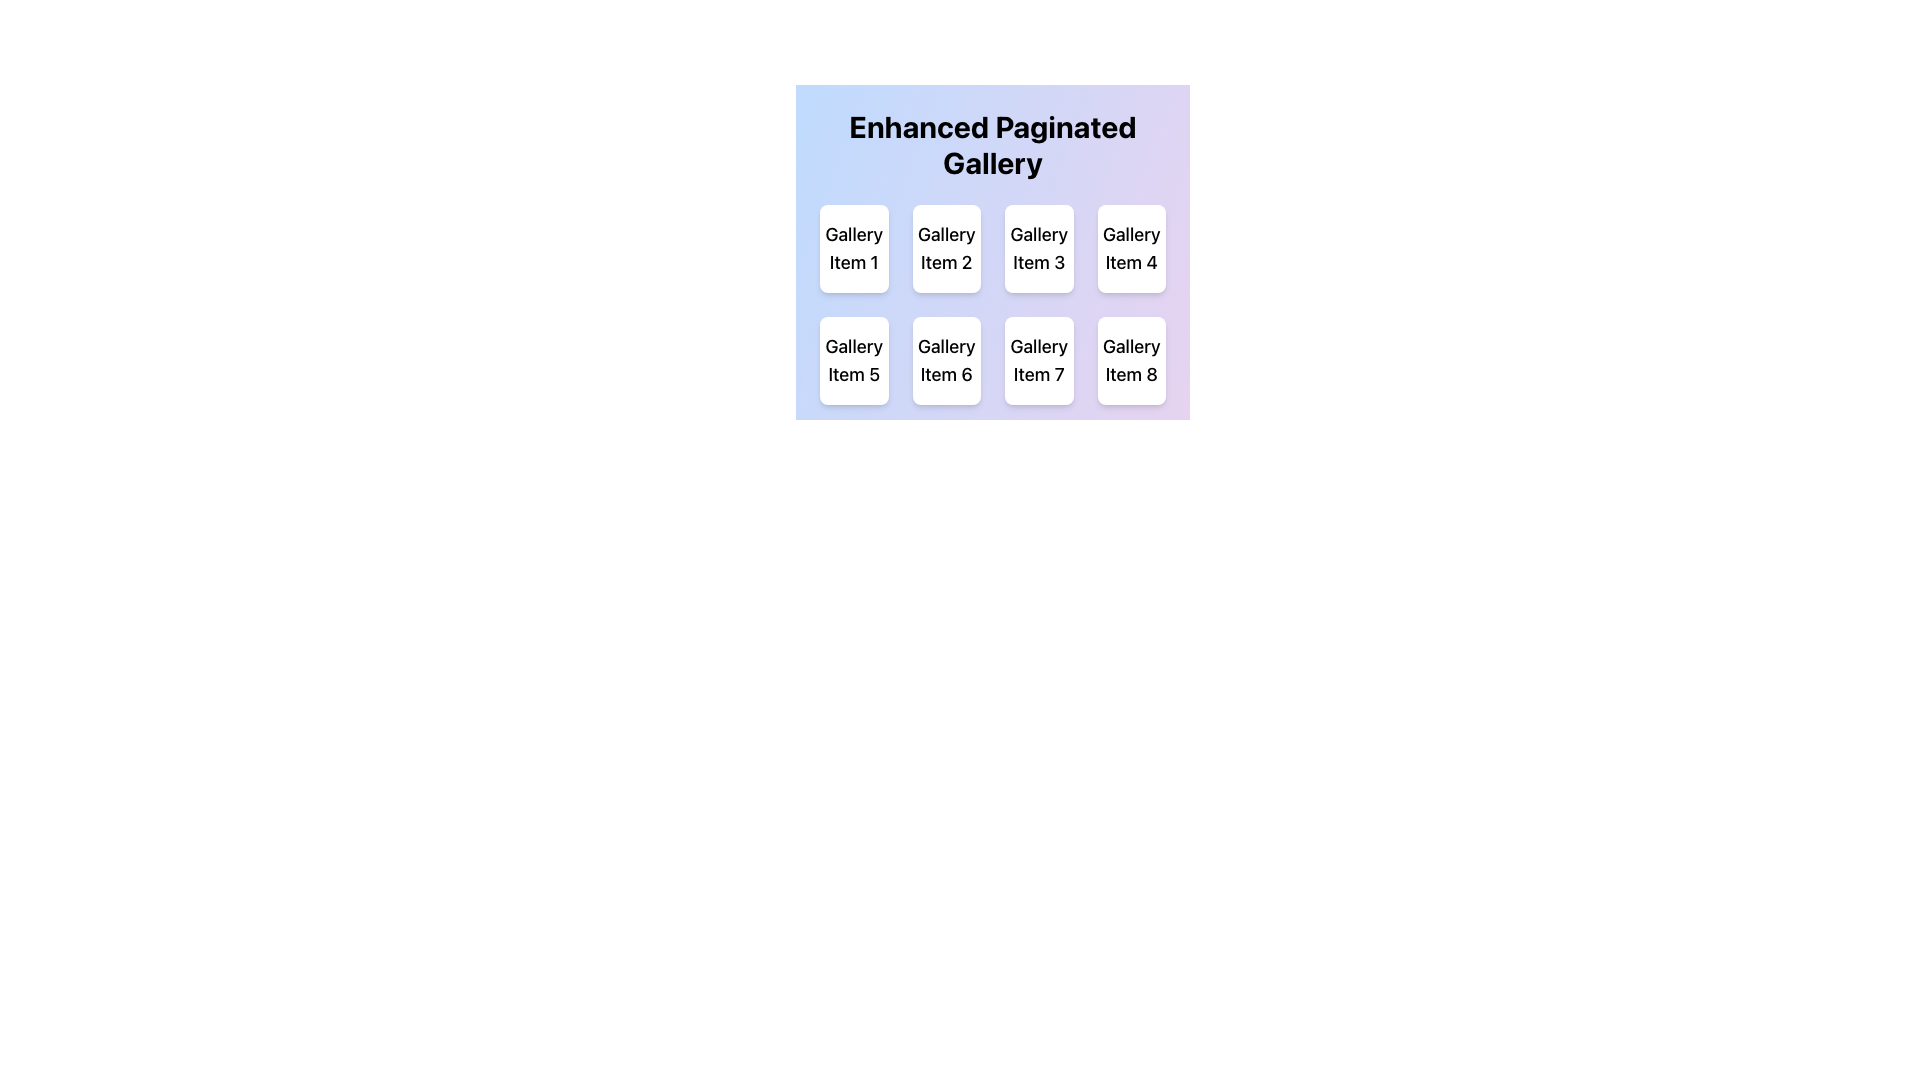 This screenshot has width=1920, height=1080. Describe the element at coordinates (1039, 361) in the screenshot. I see `the non-interactive informational card displaying 'Gallery Item 7' located in the second row, third column of the grid layout` at that location.